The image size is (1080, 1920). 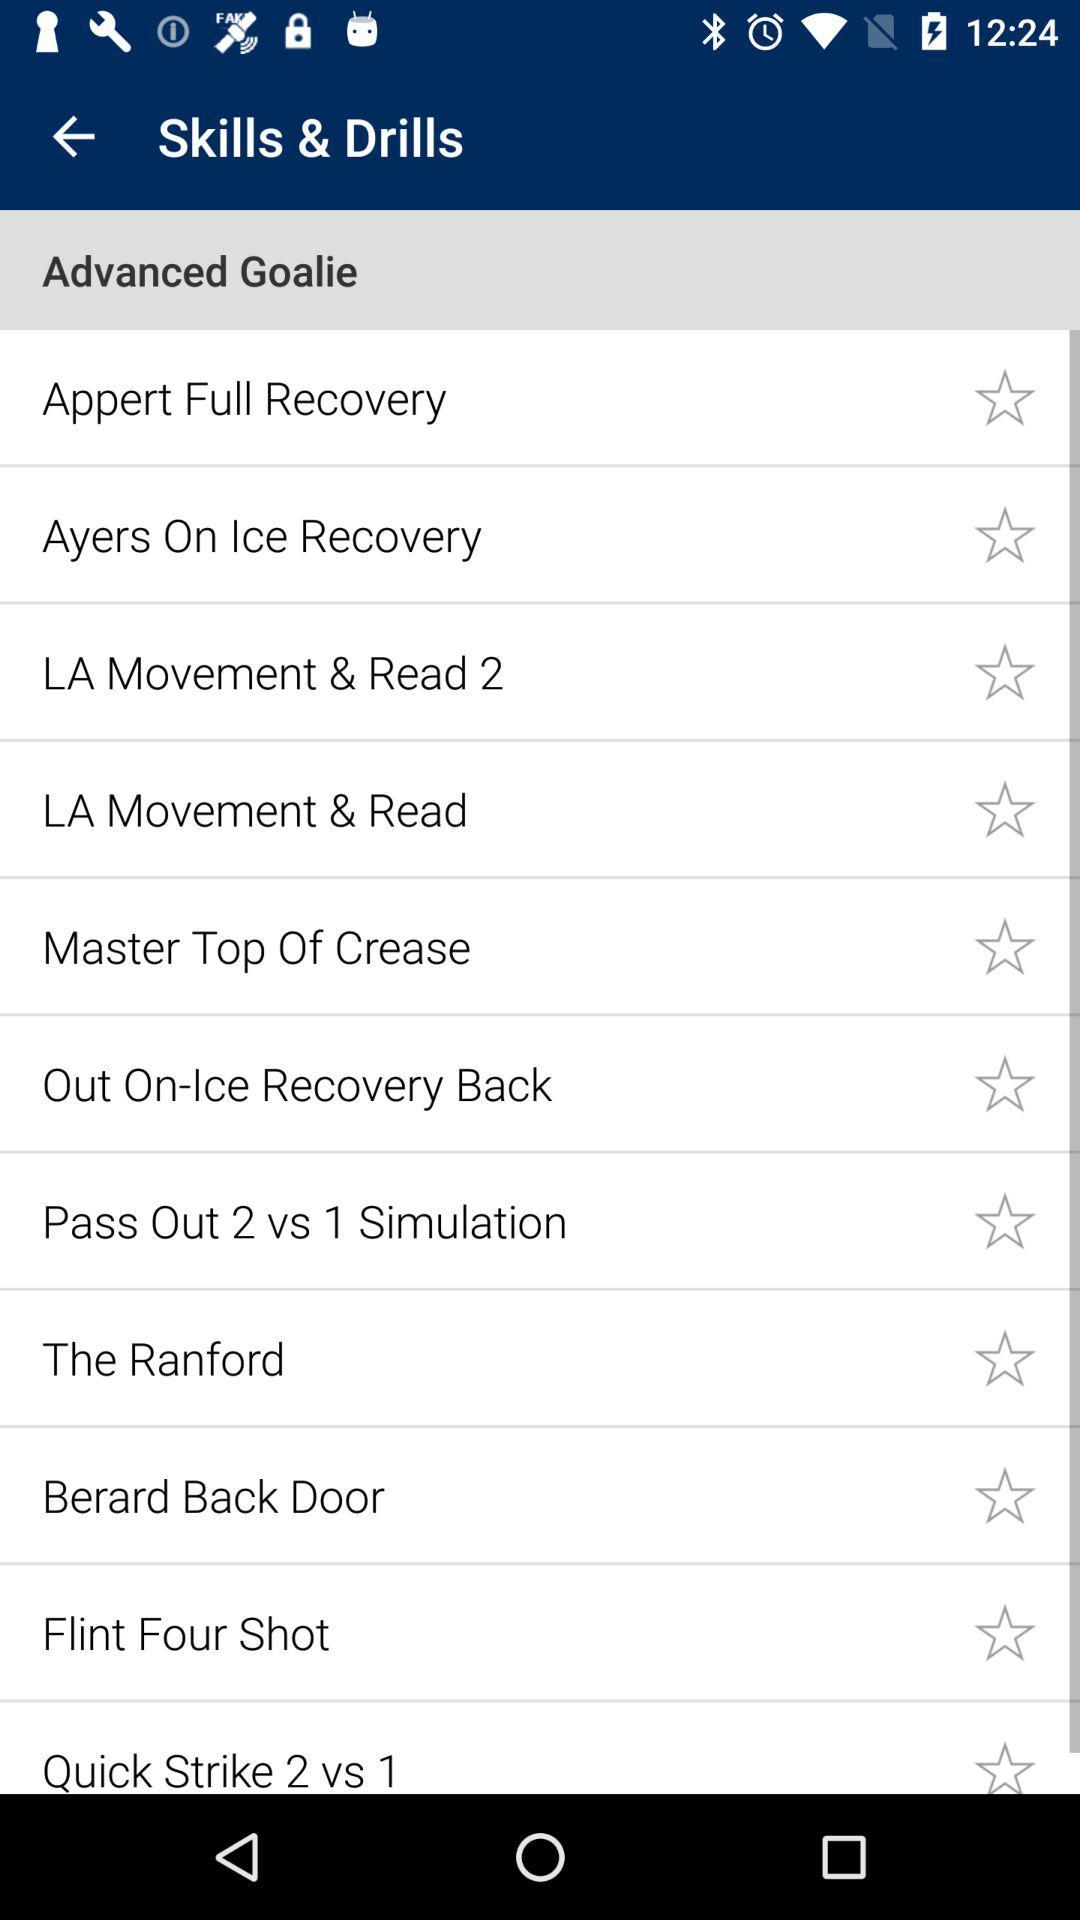 What do you see at coordinates (495, 1357) in the screenshot?
I see `the icon above the berard back door icon` at bounding box center [495, 1357].